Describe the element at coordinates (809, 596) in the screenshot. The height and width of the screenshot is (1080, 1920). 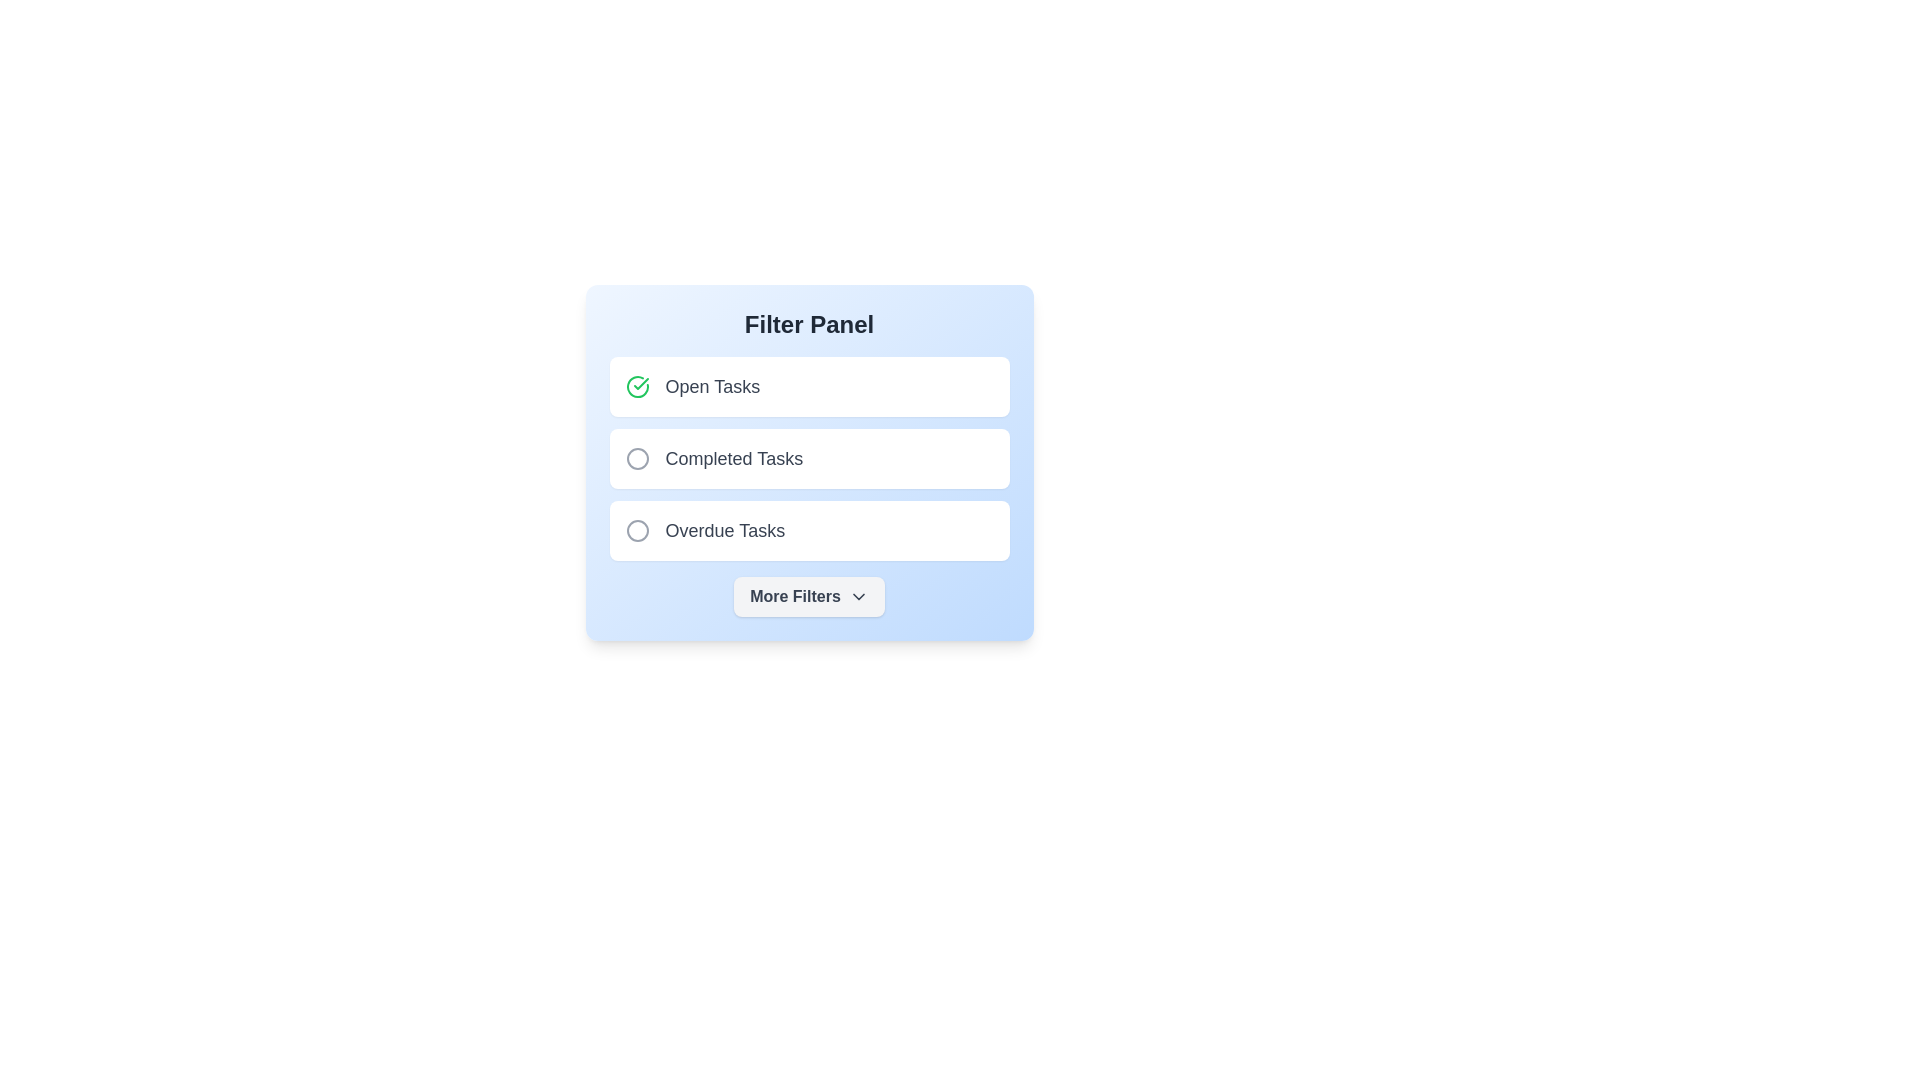
I see `the 'More Filters' button to expand the filter options` at that location.